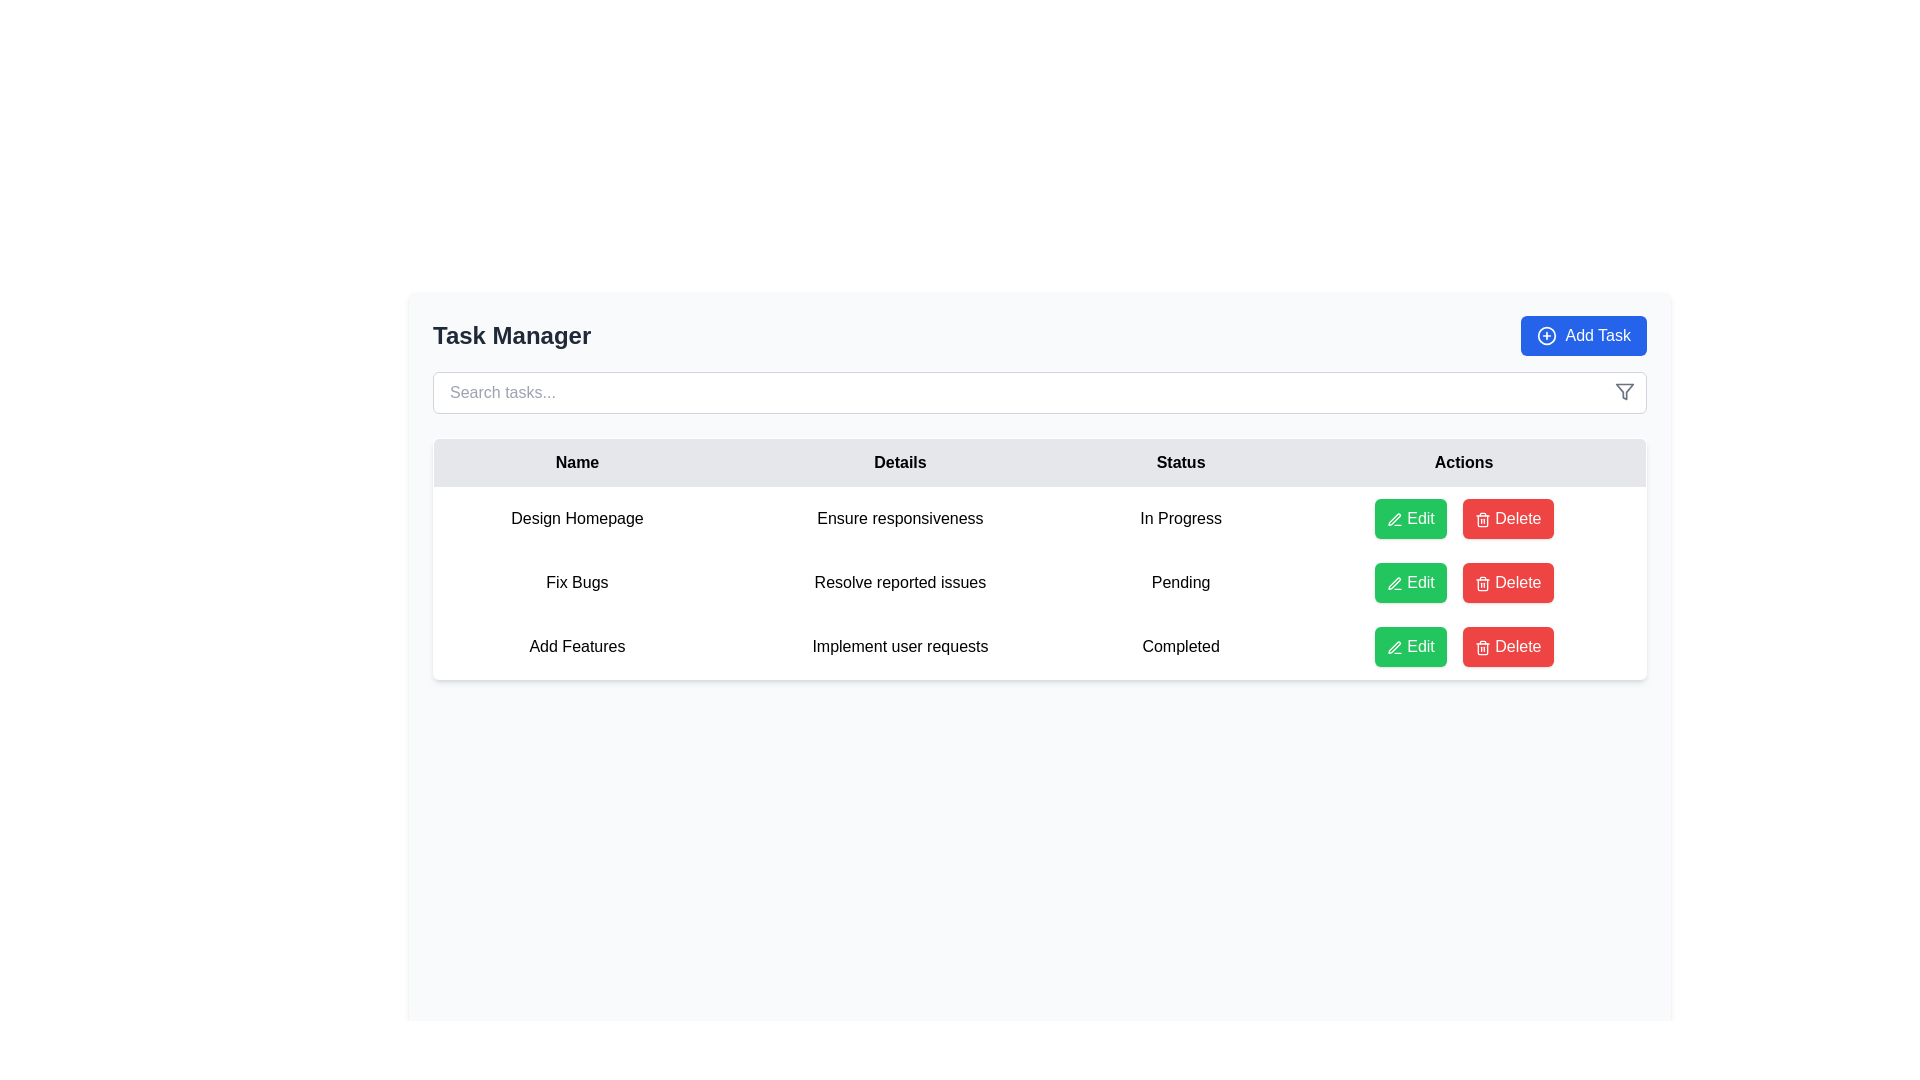  I want to click on the edit icon located within the 'Edit' button in the second row of the table under the 'Actions' column, so click(1393, 583).